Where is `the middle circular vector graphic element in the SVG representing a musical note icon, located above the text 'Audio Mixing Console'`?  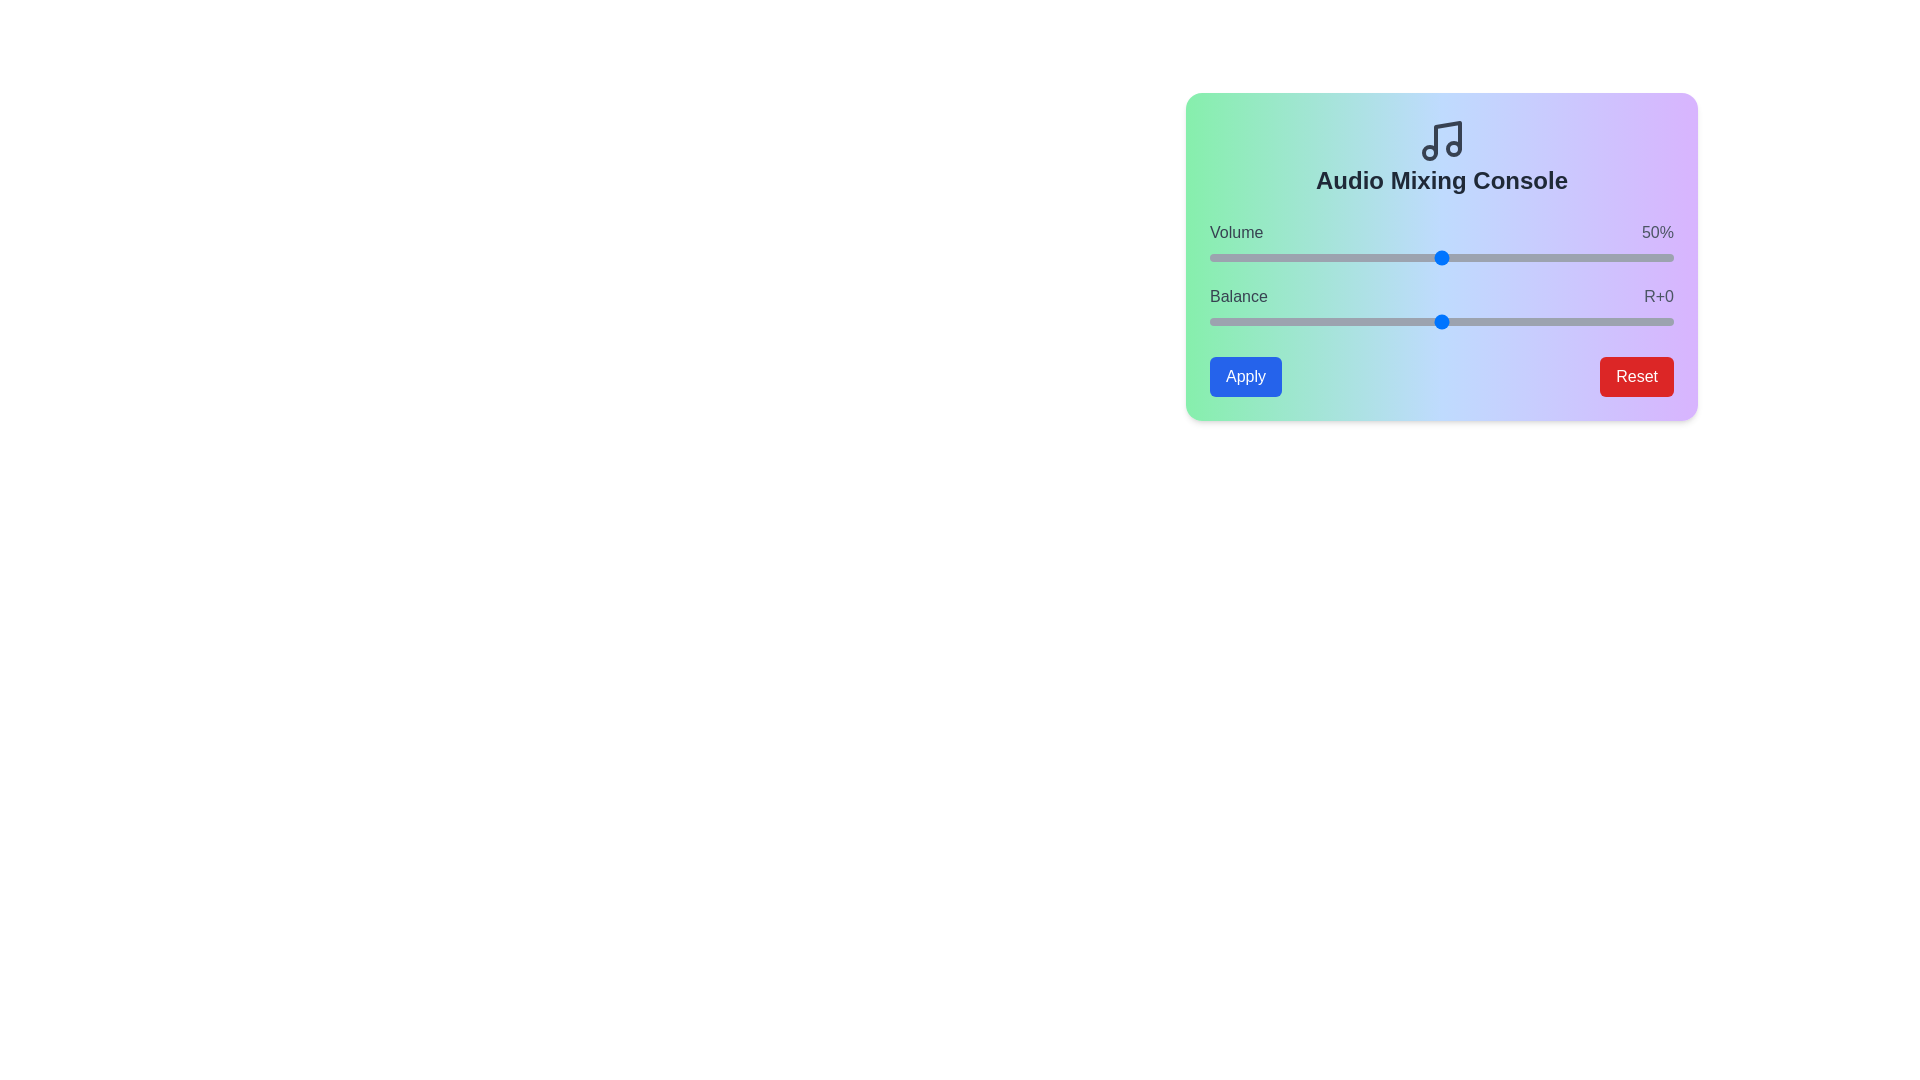 the middle circular vector graphic element in the SVG representing a musical note icon, located above the text 'Audio Mixing Console' is located at coordinates (1429, 152).